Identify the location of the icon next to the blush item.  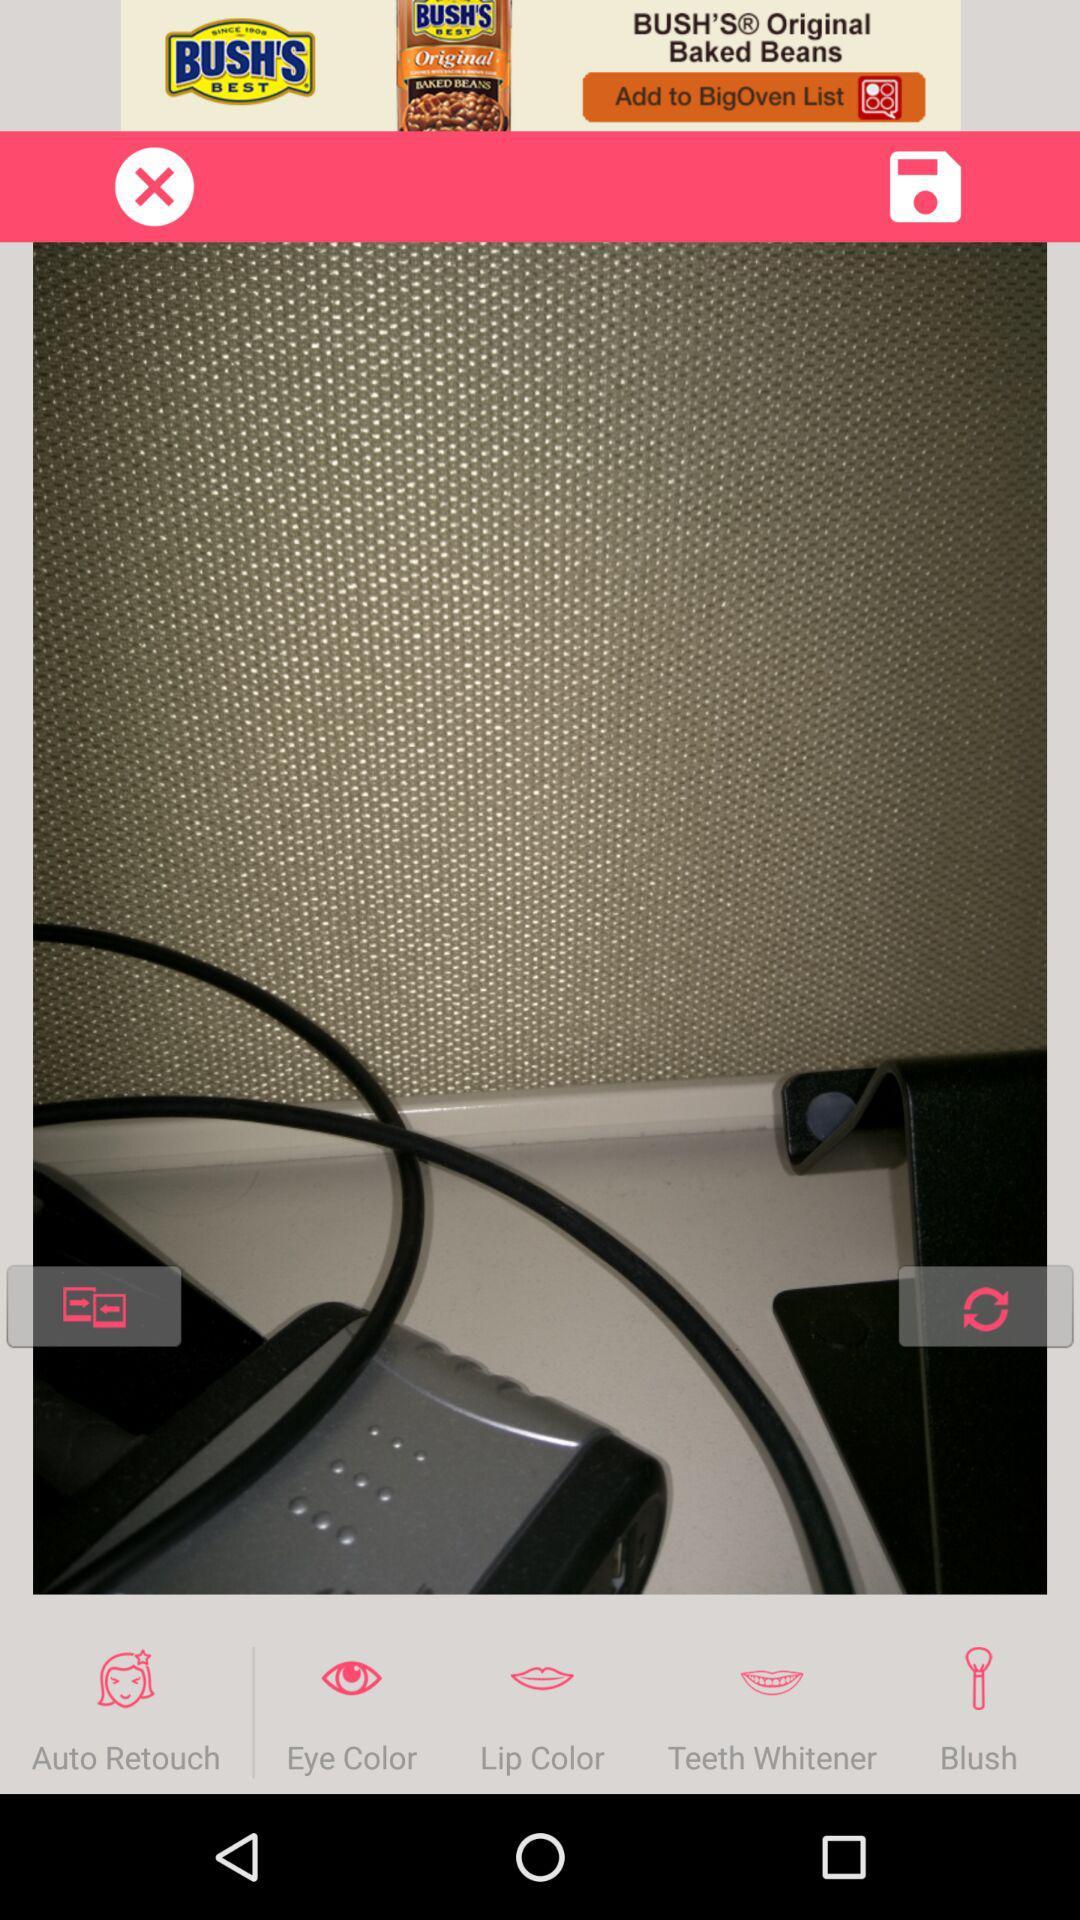
(771, 1711).